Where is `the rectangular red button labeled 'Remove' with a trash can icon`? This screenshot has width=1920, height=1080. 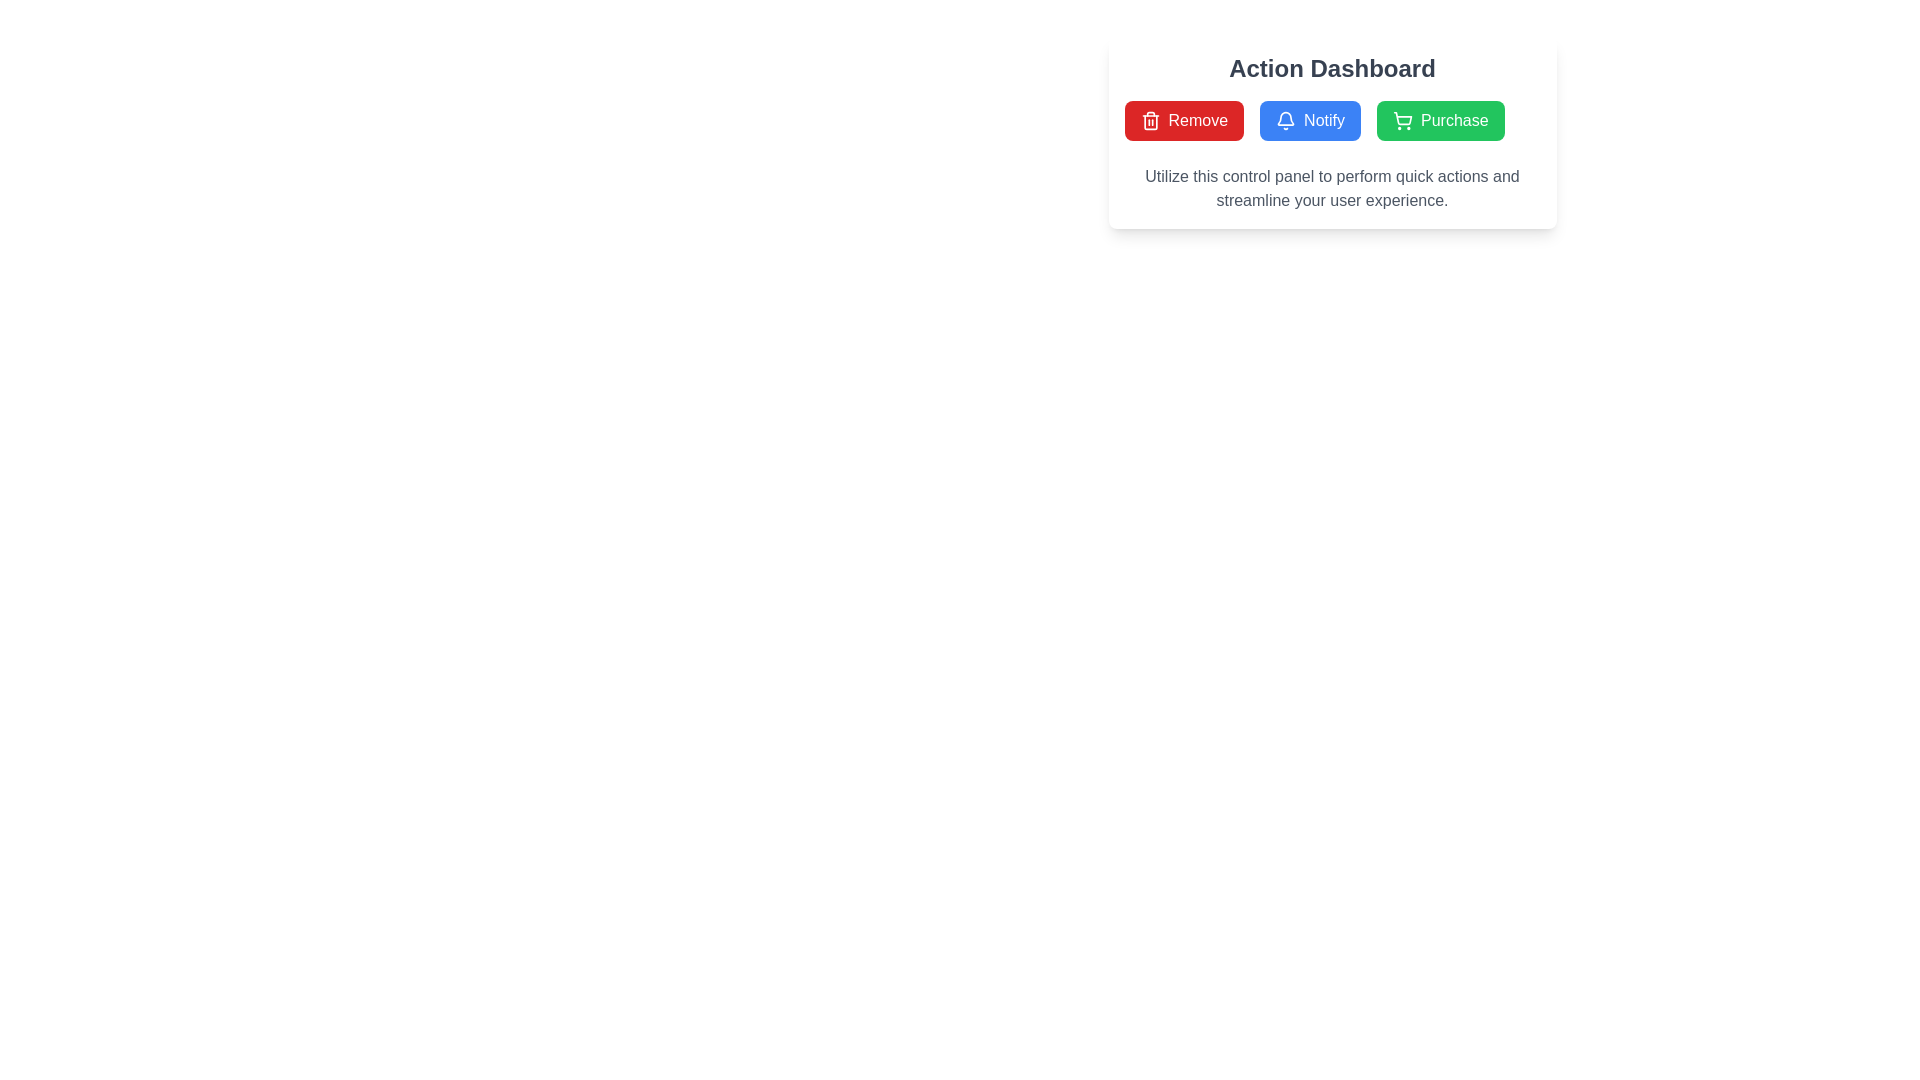 the rectangular red button labeled 'Remove' with a trash can icon is located at coordinates (1184, 120).